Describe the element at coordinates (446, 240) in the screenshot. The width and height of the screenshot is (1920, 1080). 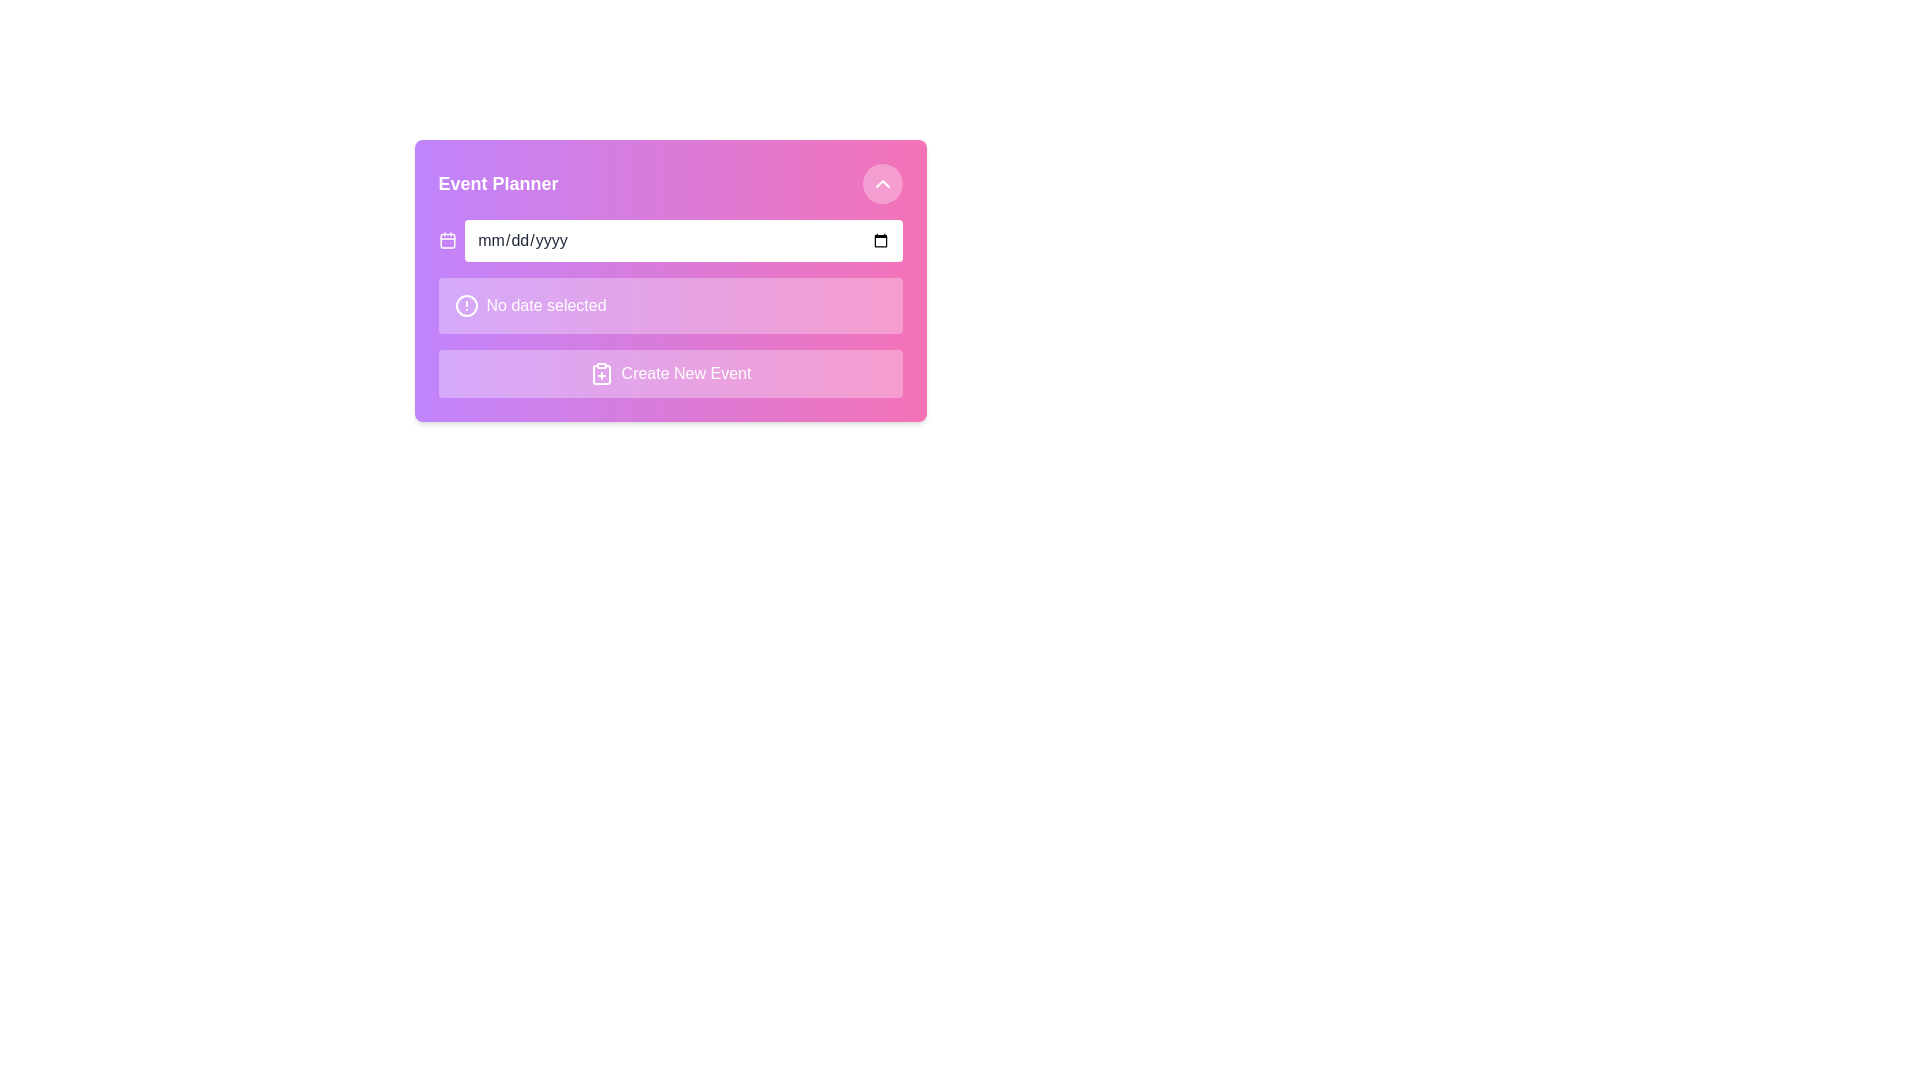
I see `the minimalistic calendar icon located in the left portion of the input box group to invoke its implied function` at that location.